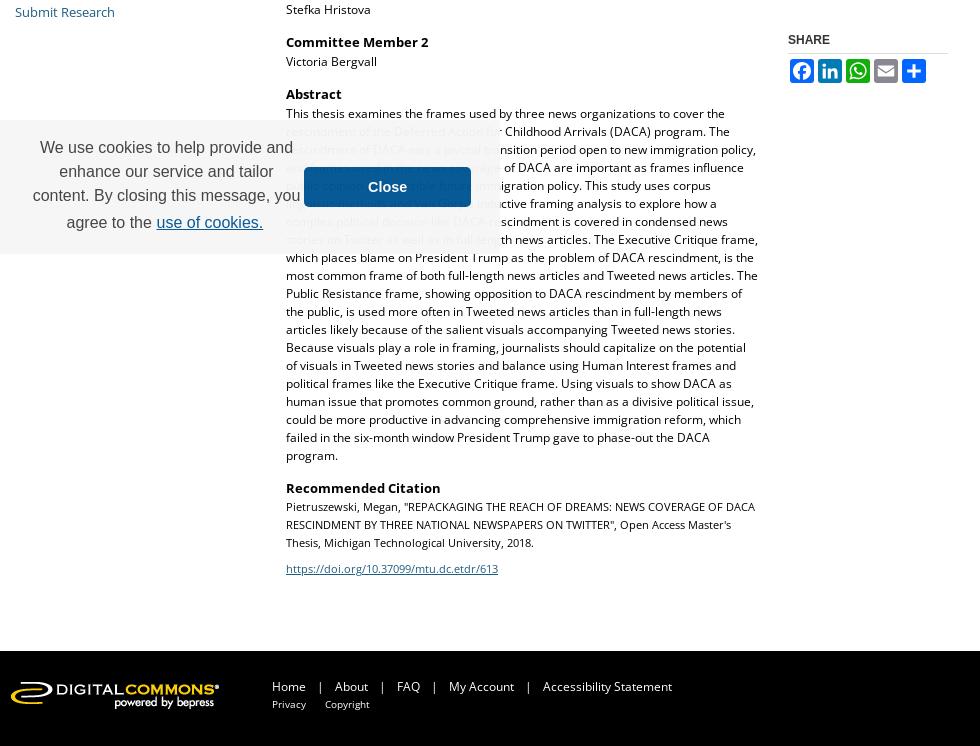 This screenshot has width=980, height=746. I want to click on 'Submit Research', so click(14, 10).